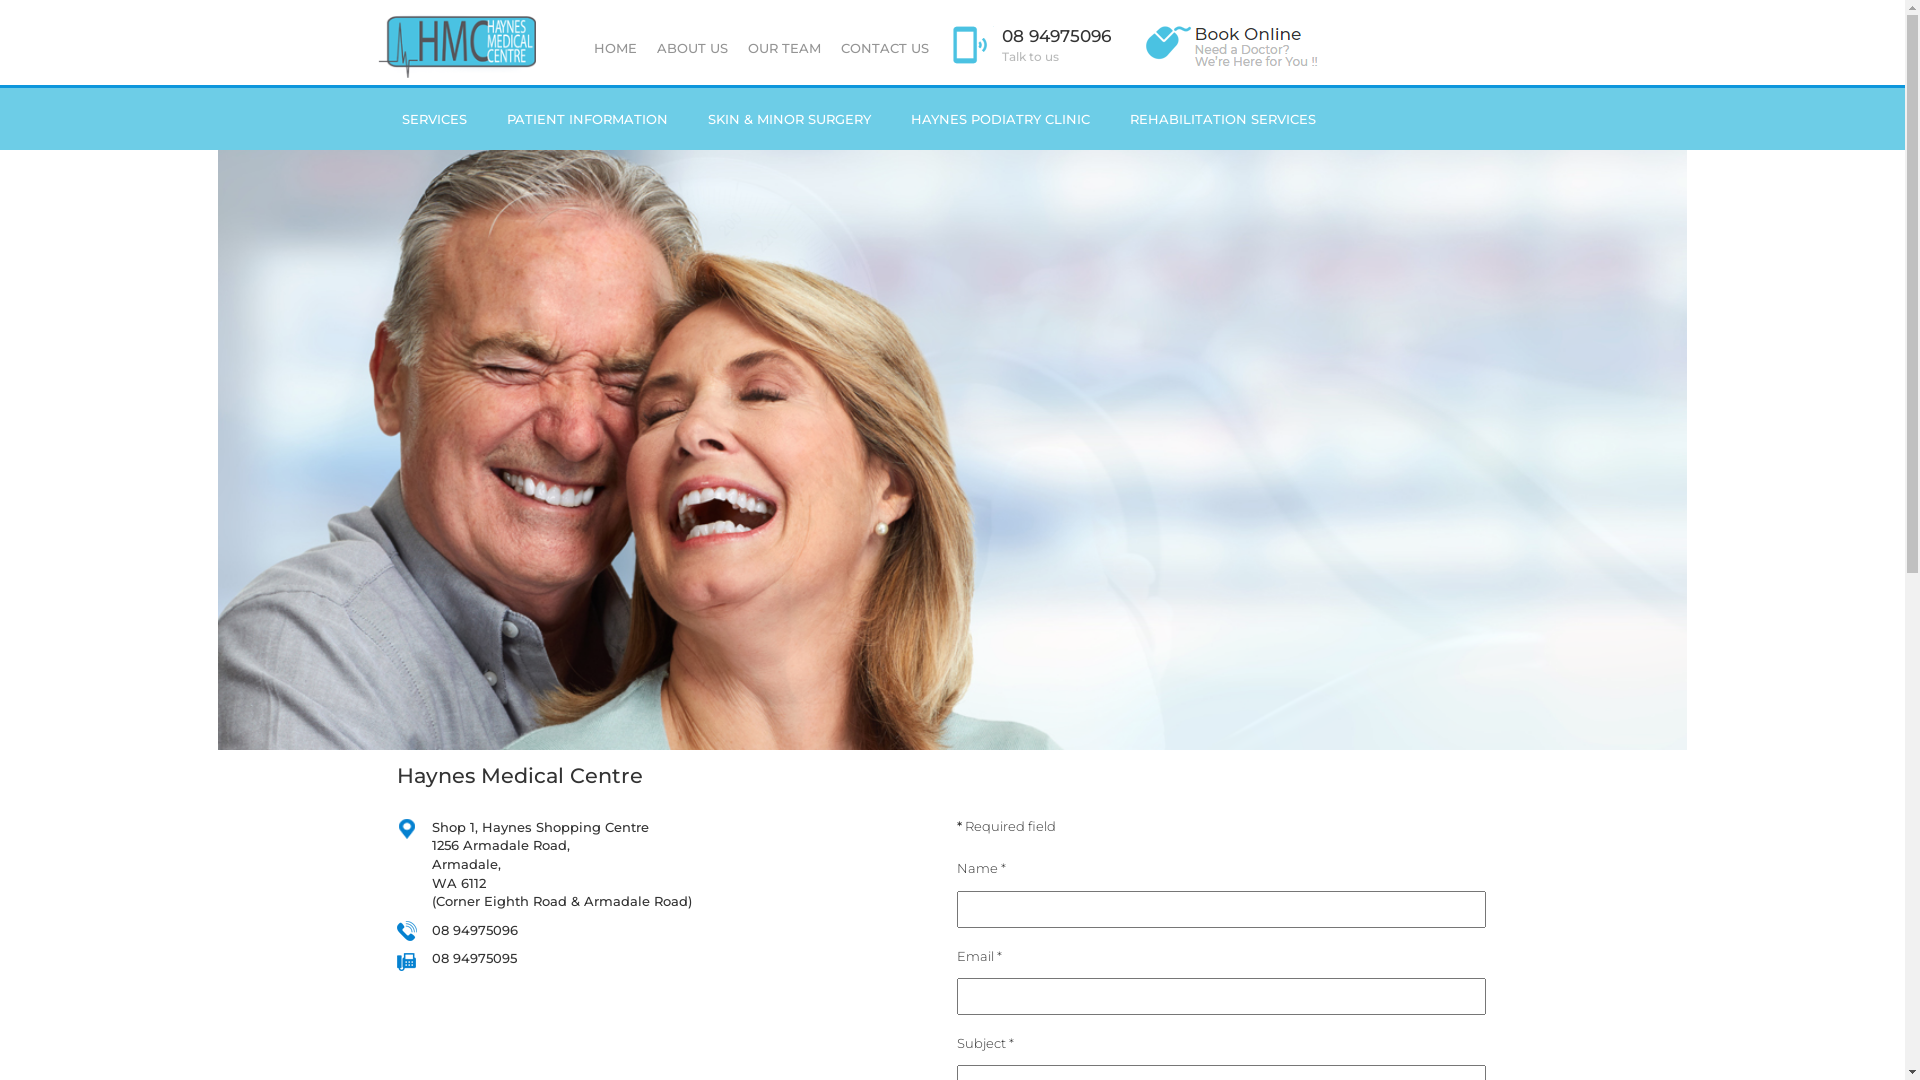 Image resolution: width=1920 pixels, height=1080 pixels. I want to click on 'OUR TEAM', so click(737, 46).